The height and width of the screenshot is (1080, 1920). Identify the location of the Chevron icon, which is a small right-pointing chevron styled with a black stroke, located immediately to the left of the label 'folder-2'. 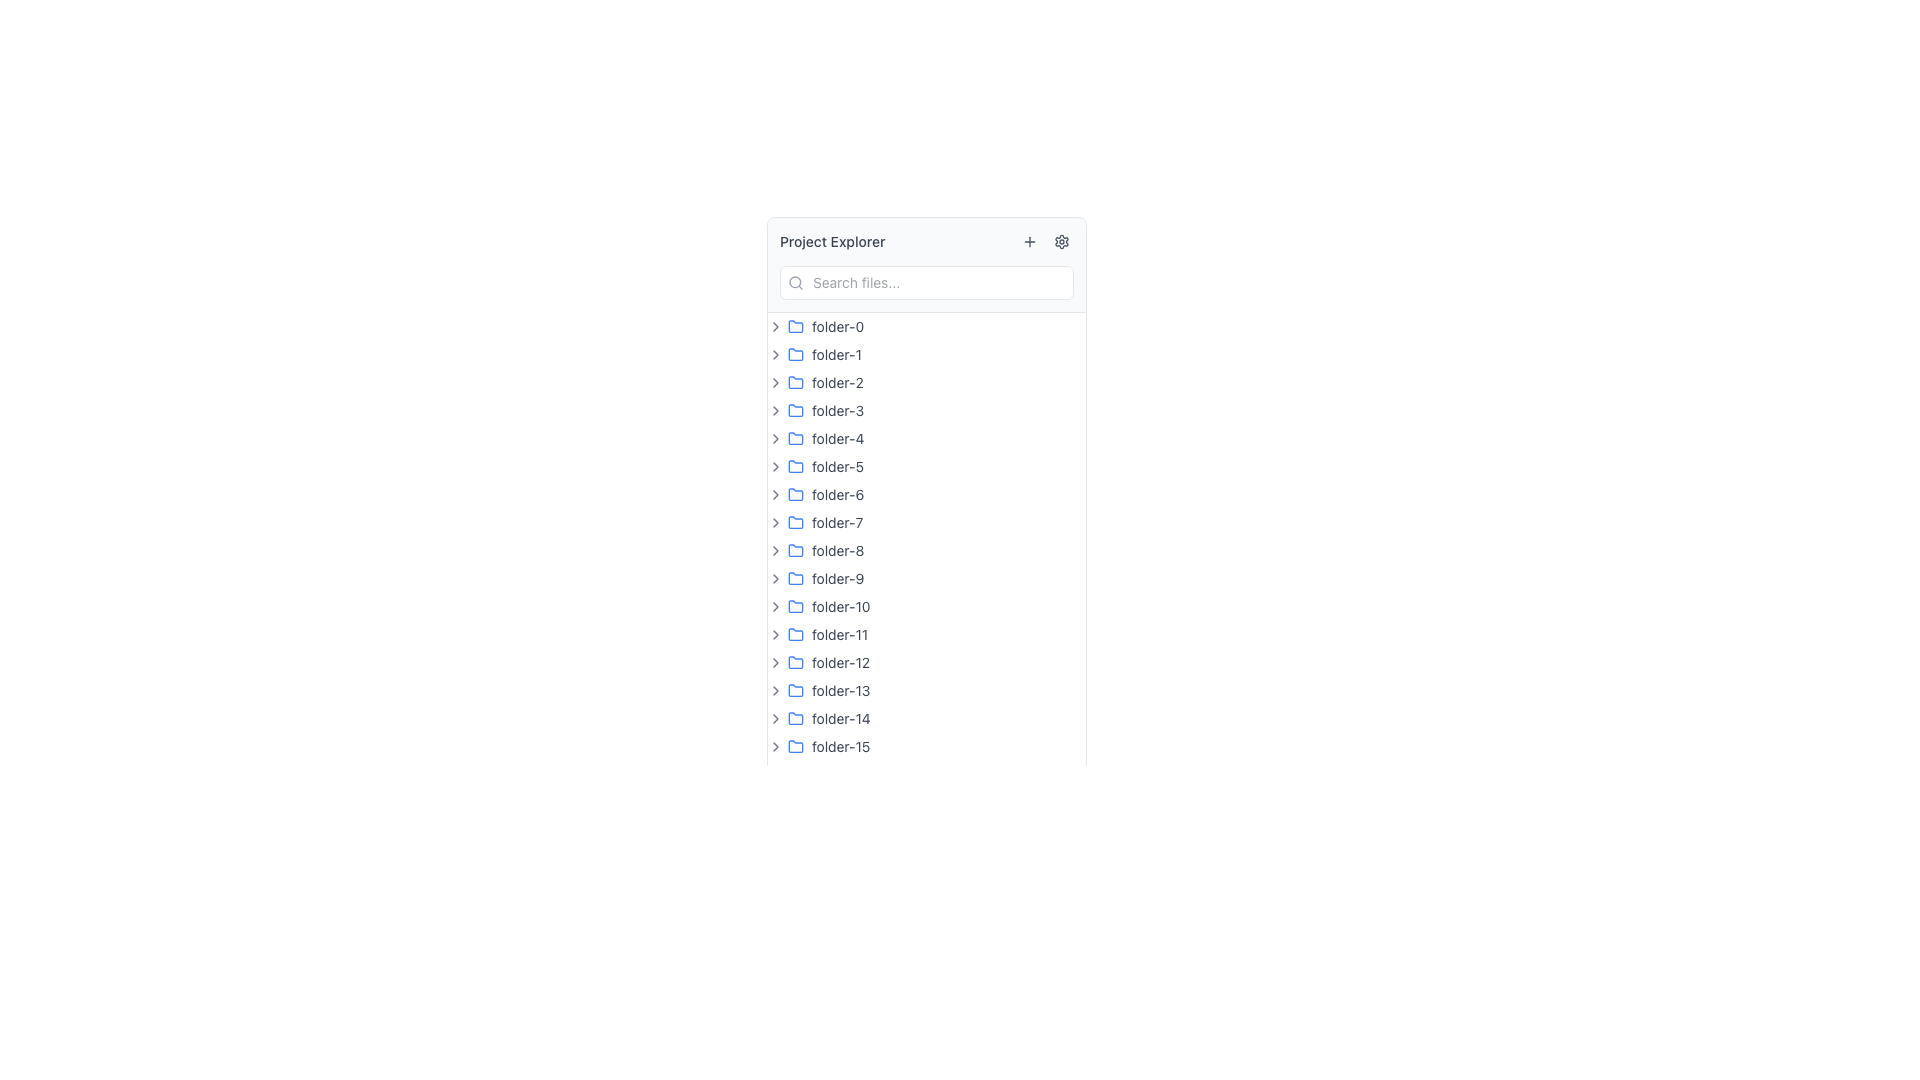
(775, 382).